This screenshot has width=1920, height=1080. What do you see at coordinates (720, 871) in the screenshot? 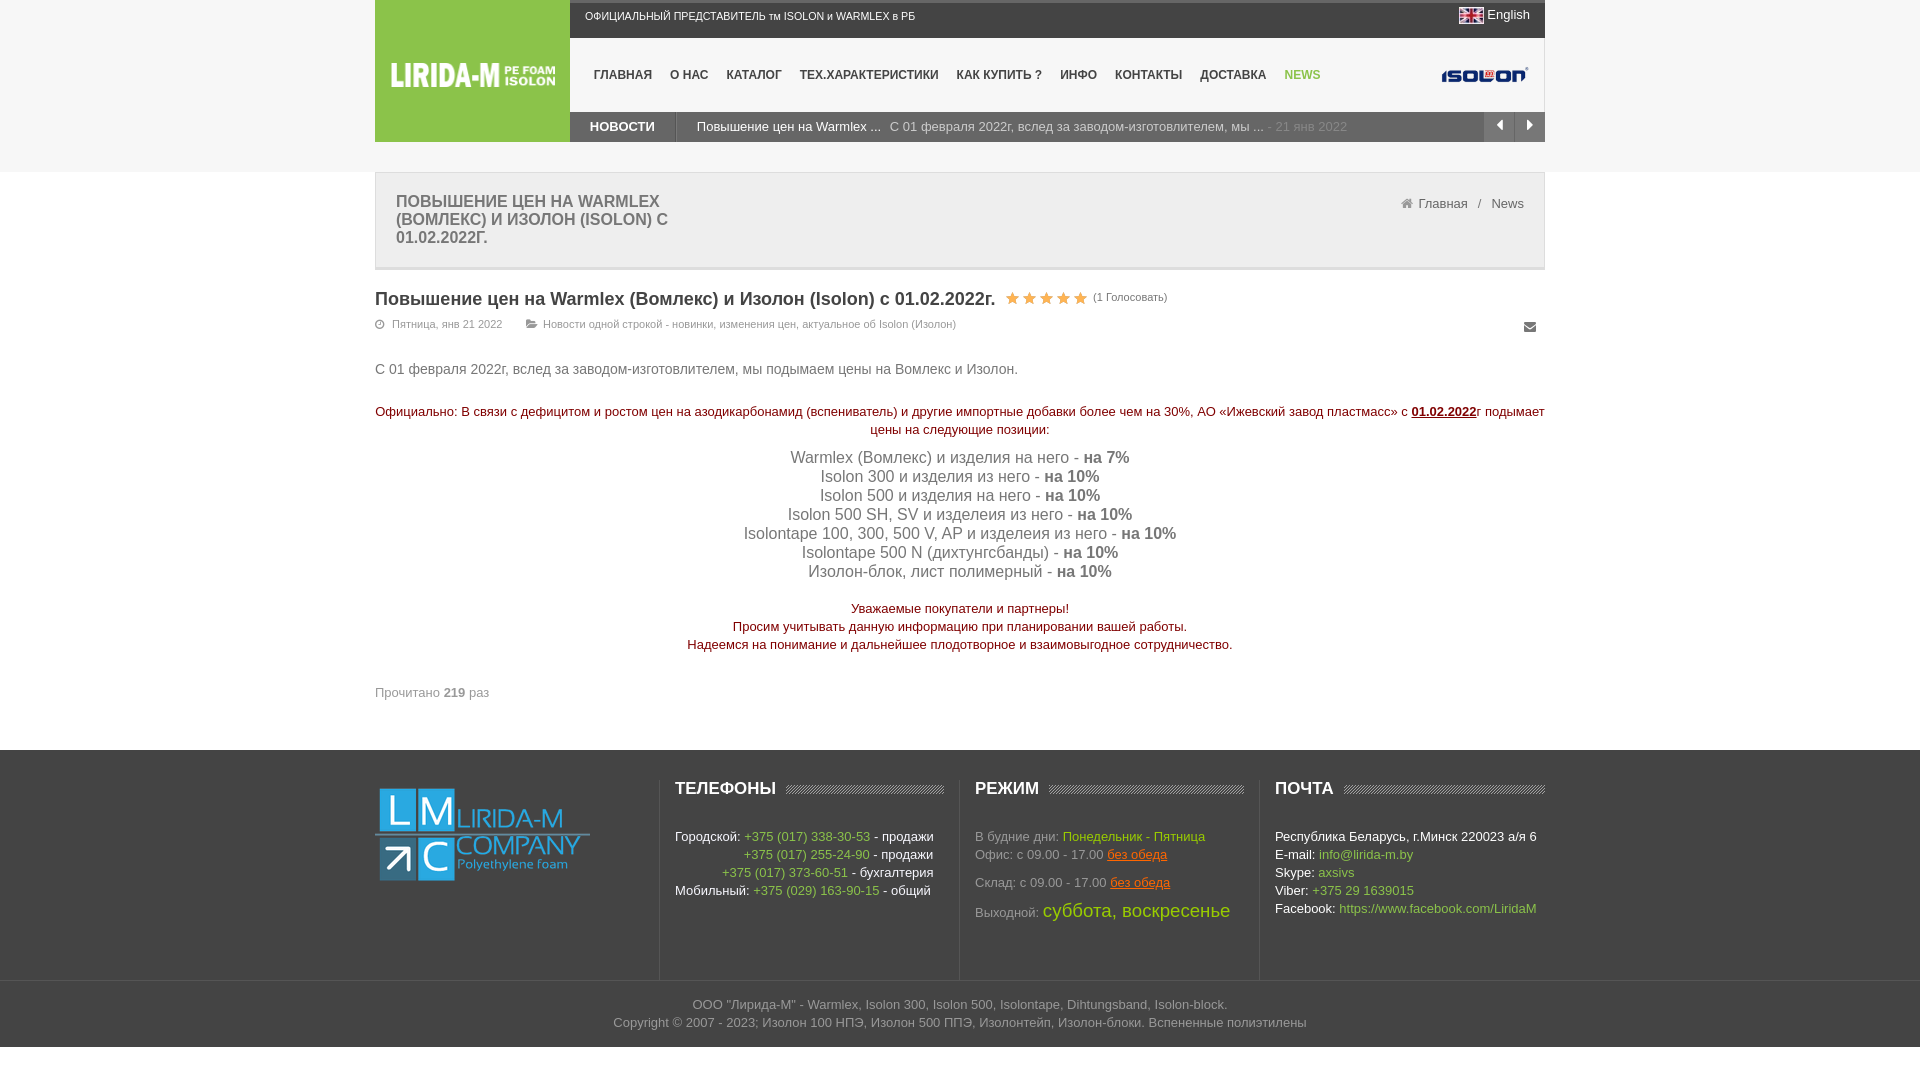
I see `'+375 (017) 373-60-51'` at bounding box center [720, 871].